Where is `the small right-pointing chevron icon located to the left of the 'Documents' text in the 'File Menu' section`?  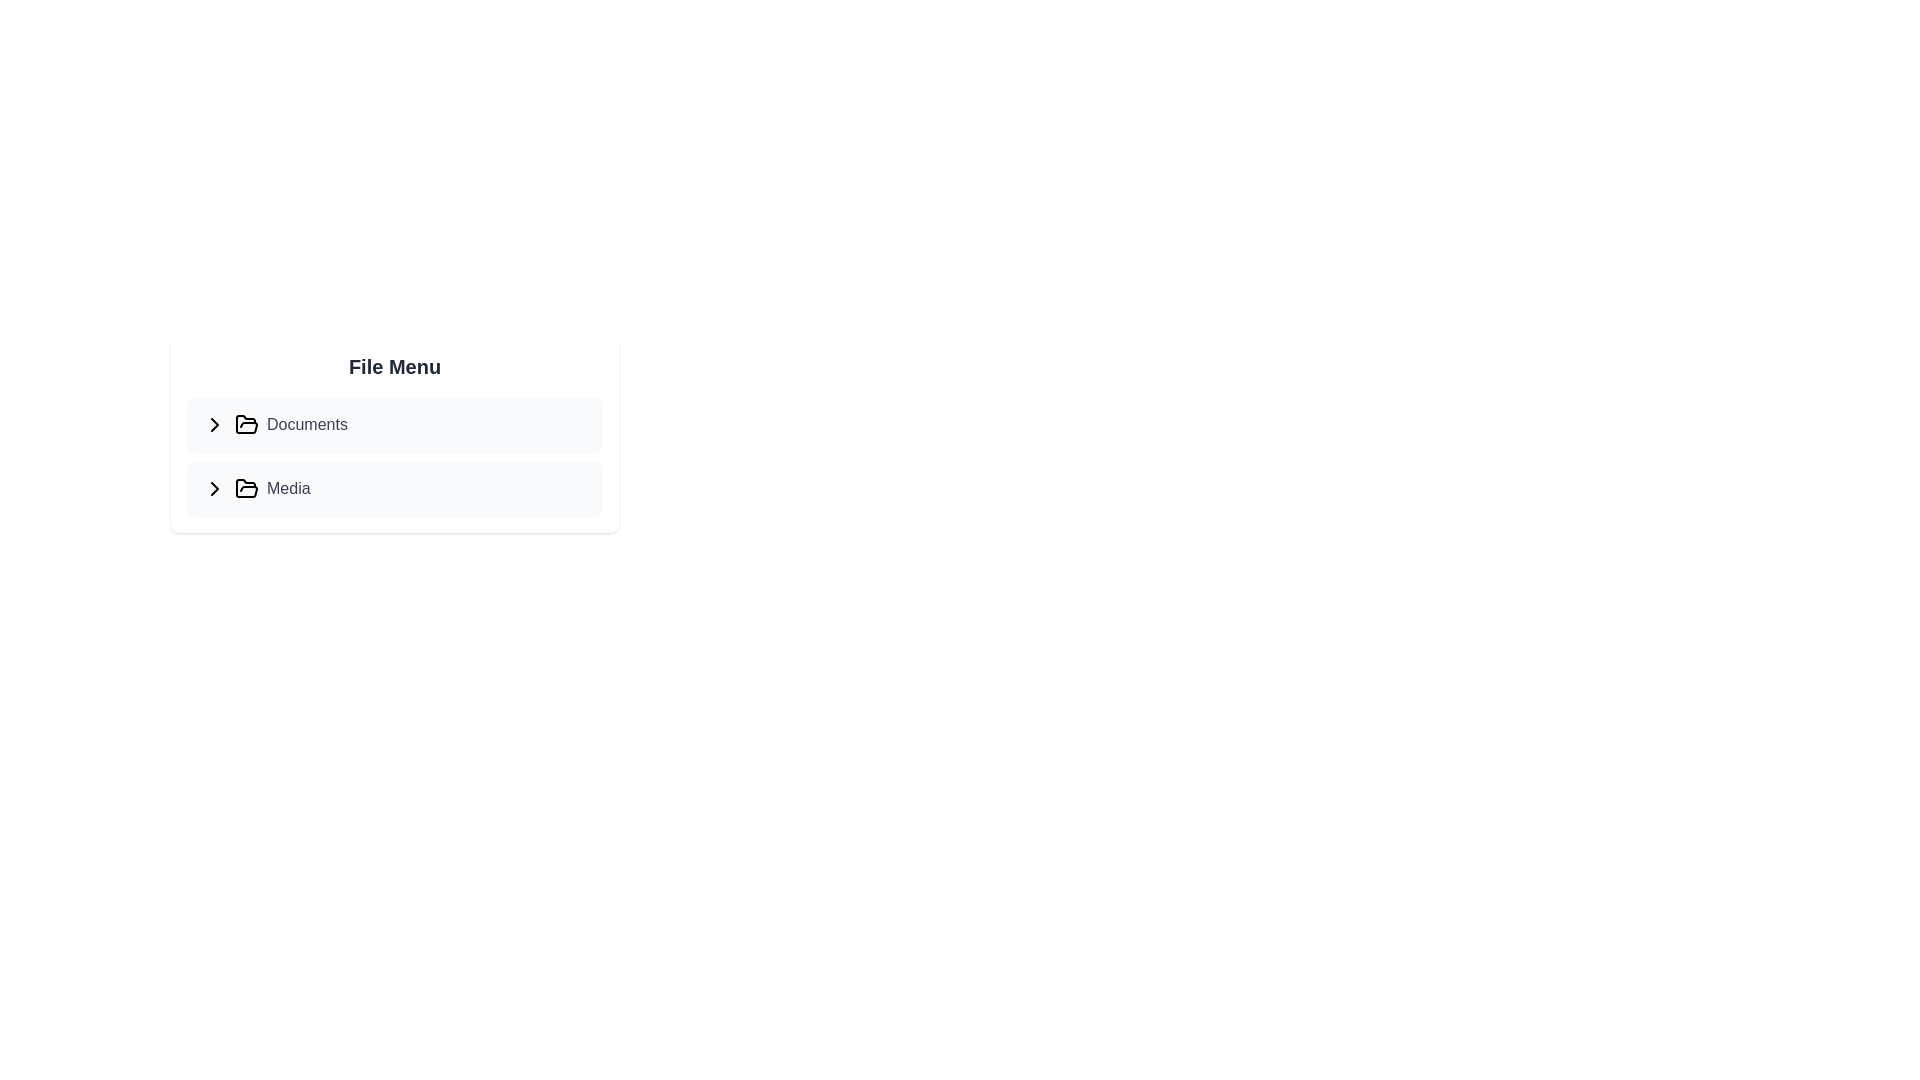
the small right-pointing chevron icon located to the left of the 'Documents' text in the 'File Menu' section is located at coordinates (215, 423).